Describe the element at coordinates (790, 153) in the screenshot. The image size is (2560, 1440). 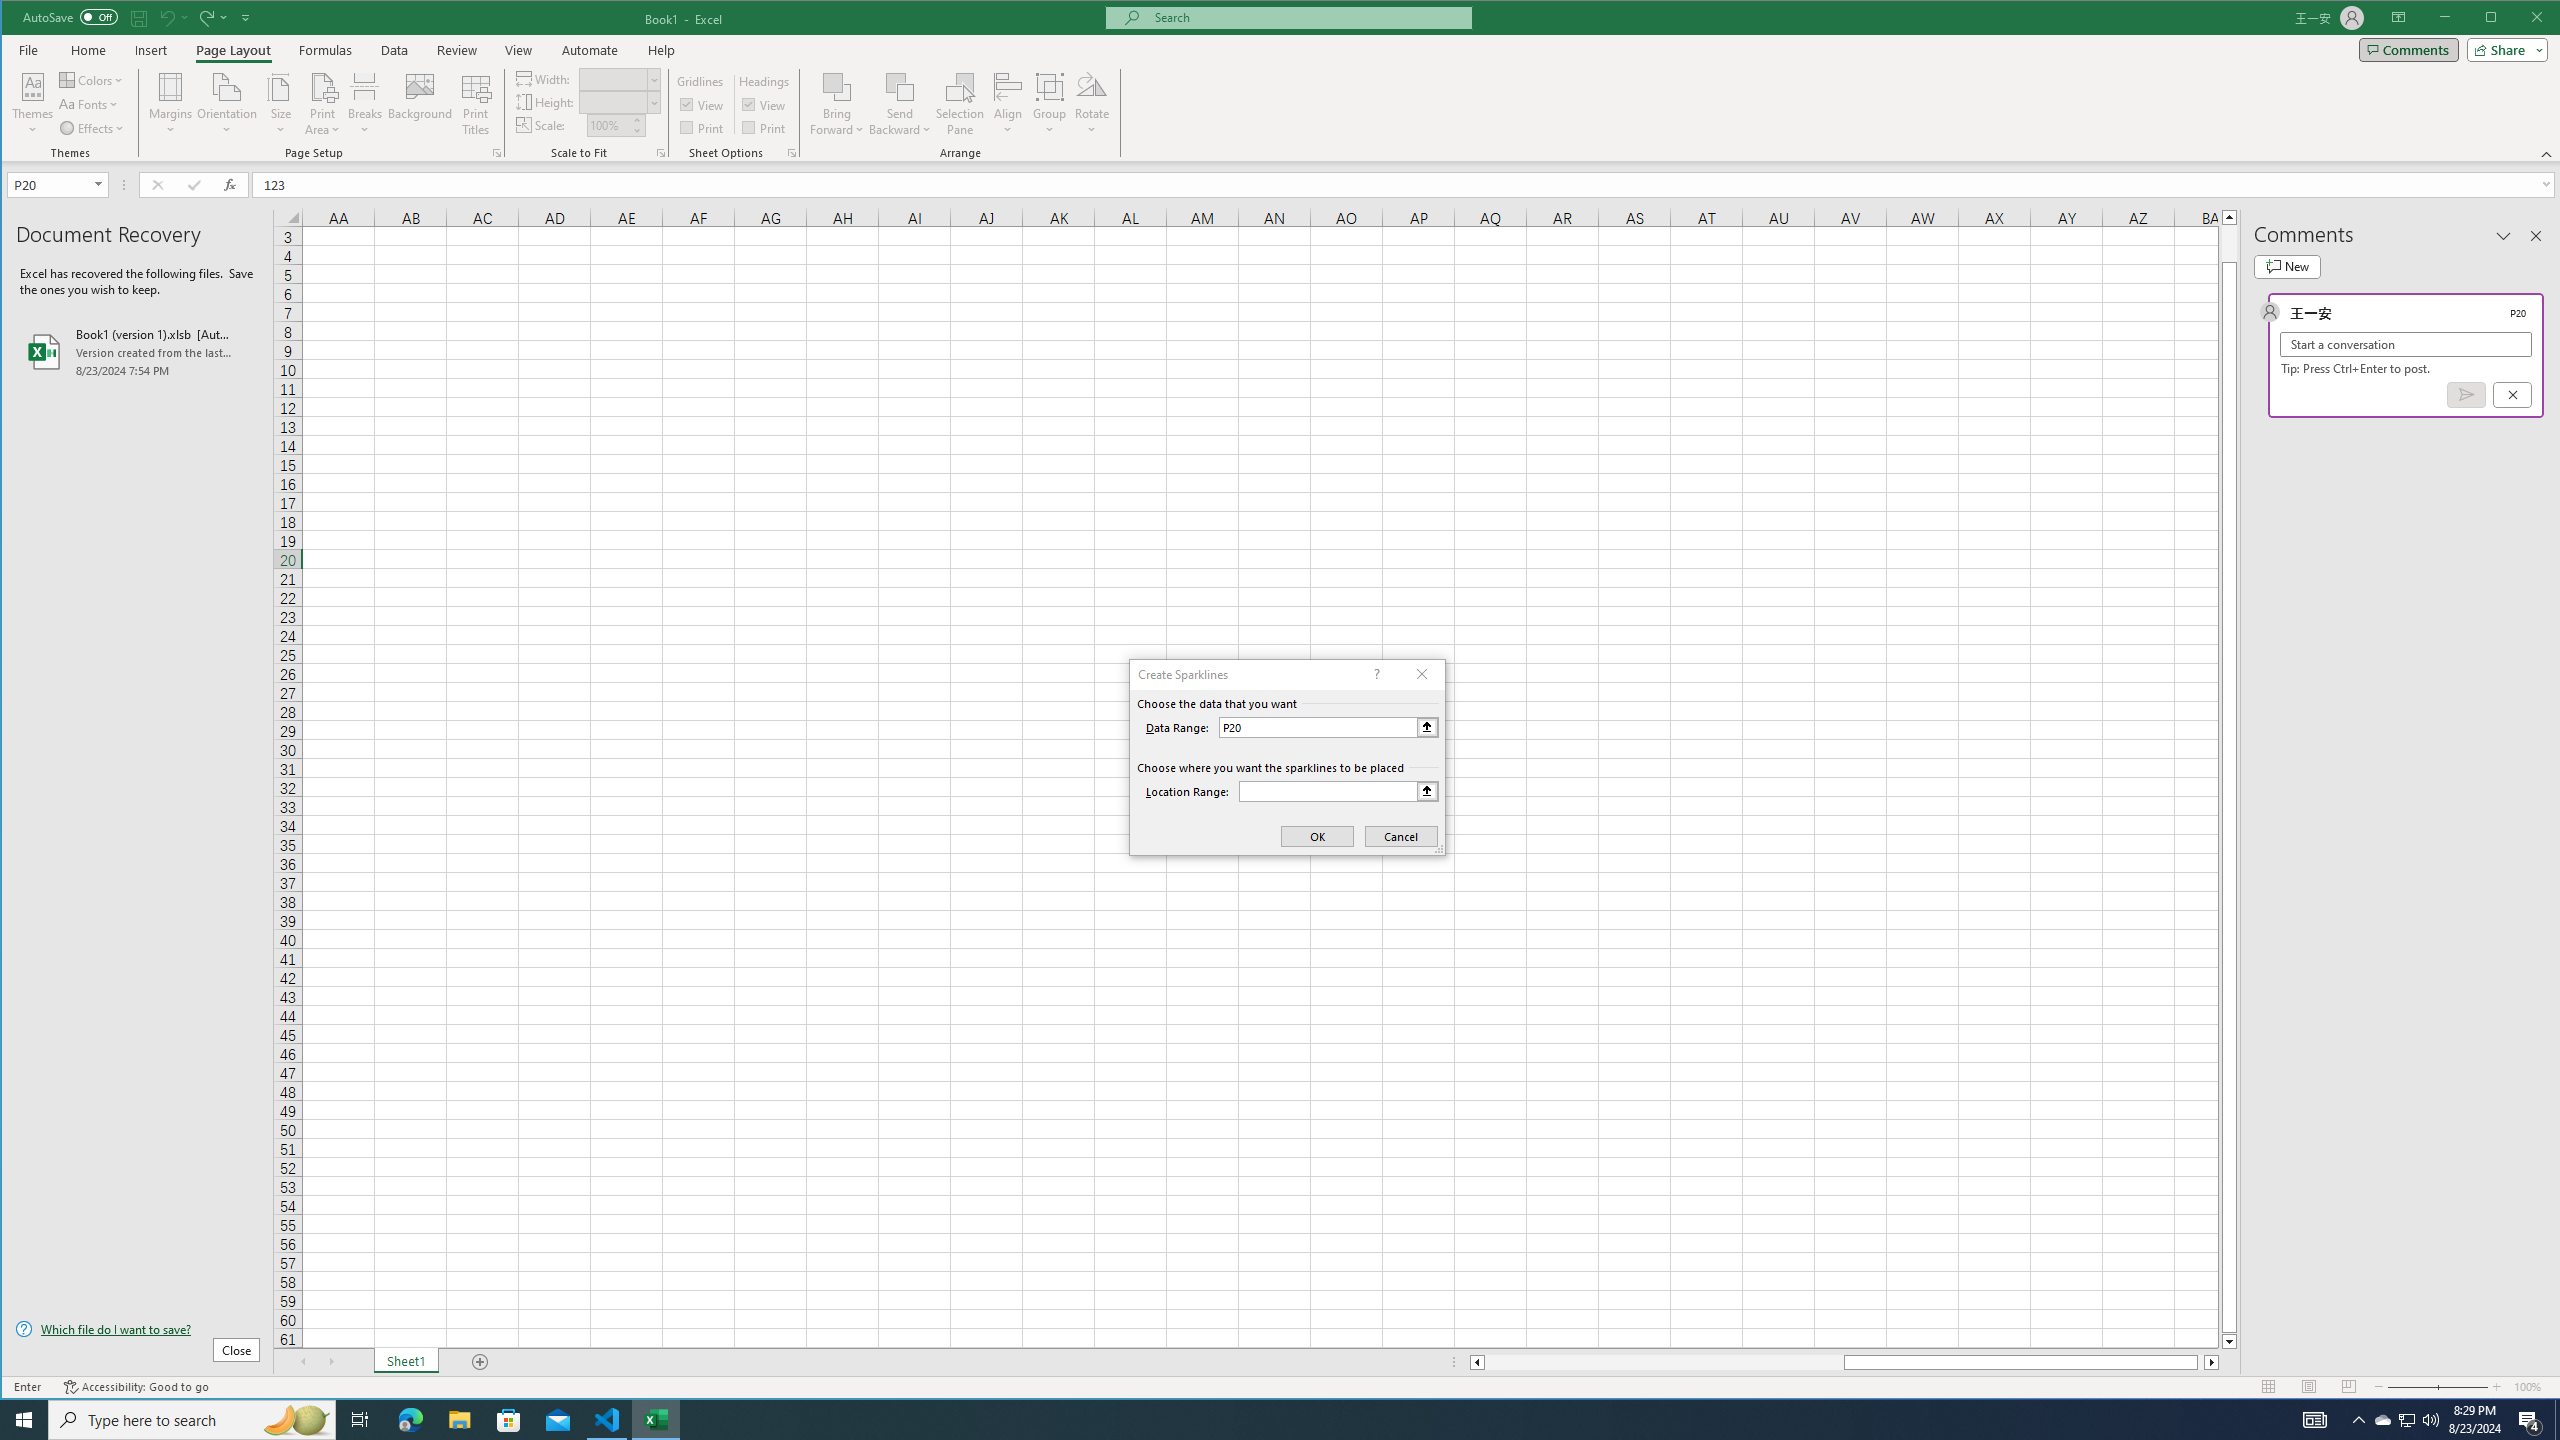
I see `'Sheet Options'` at that location.